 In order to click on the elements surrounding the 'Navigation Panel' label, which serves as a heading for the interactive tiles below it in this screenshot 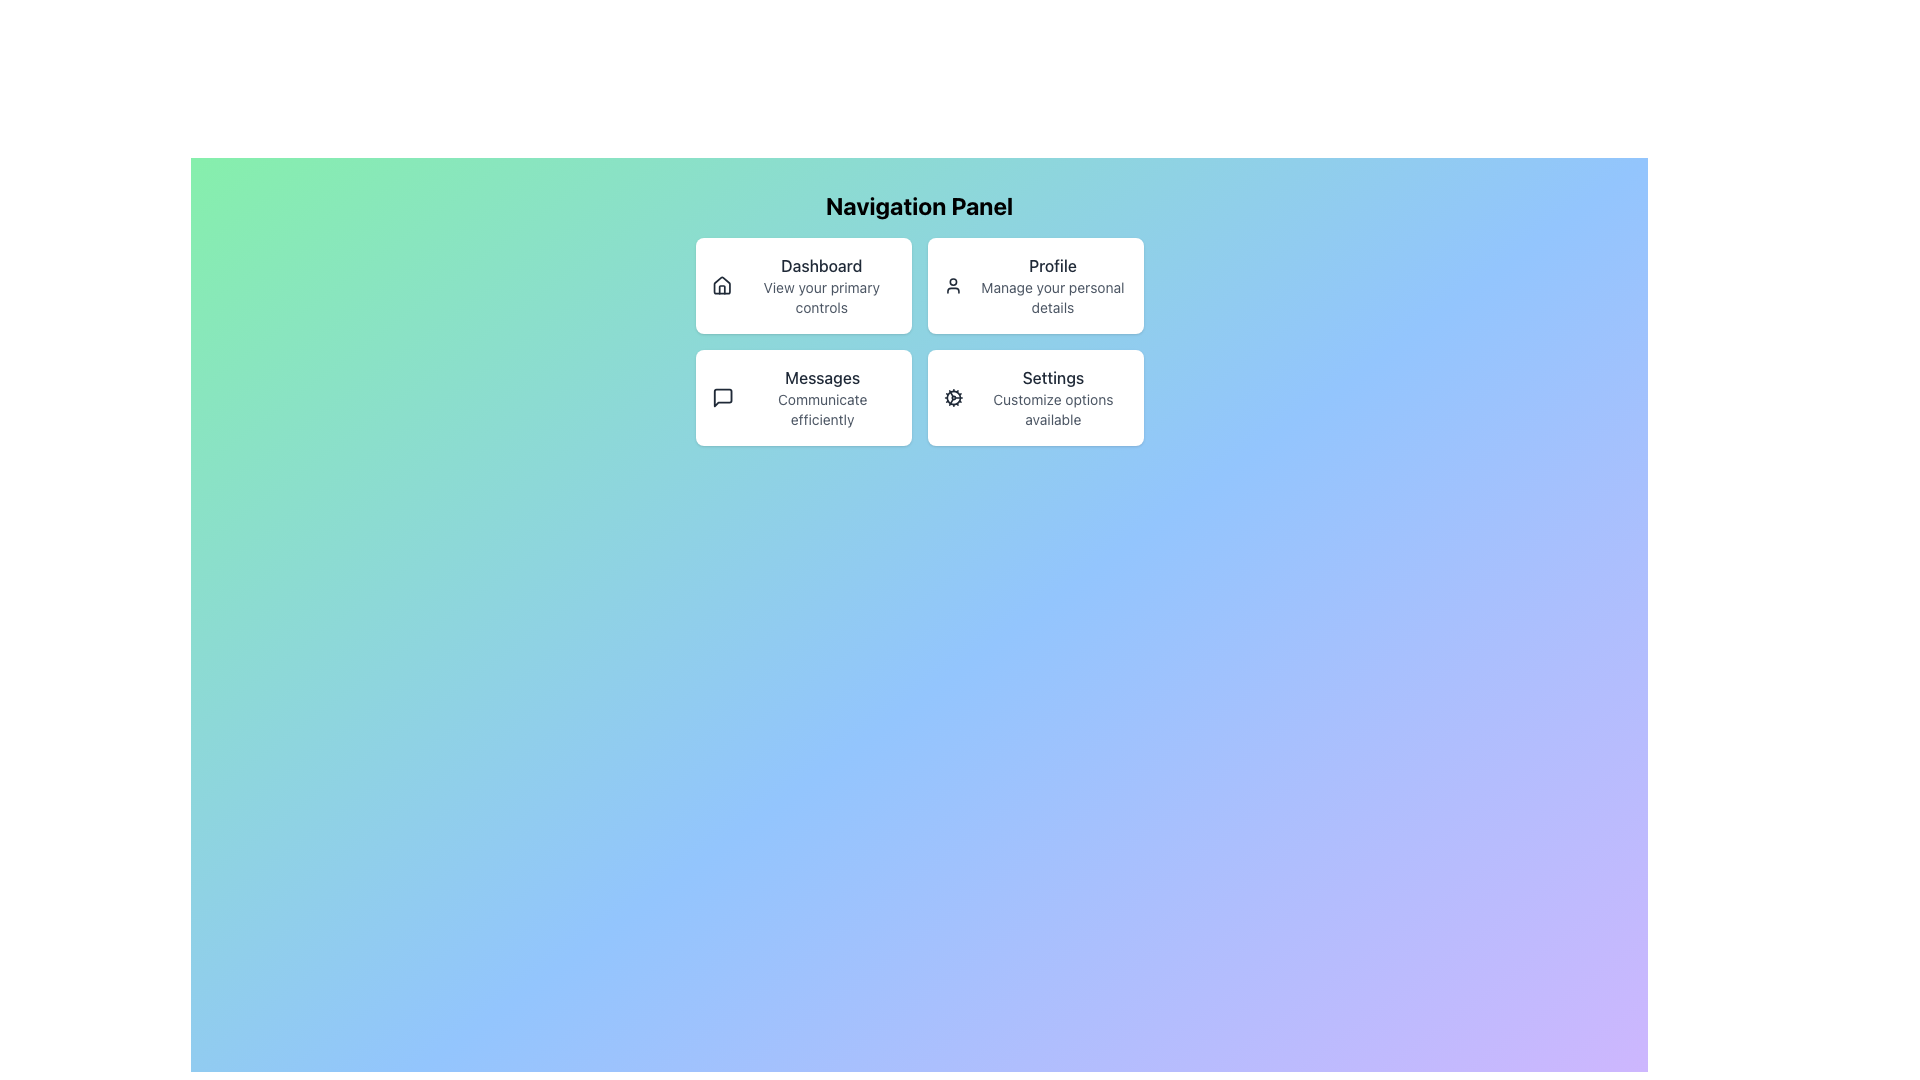, I will do `click(918, 205)`.